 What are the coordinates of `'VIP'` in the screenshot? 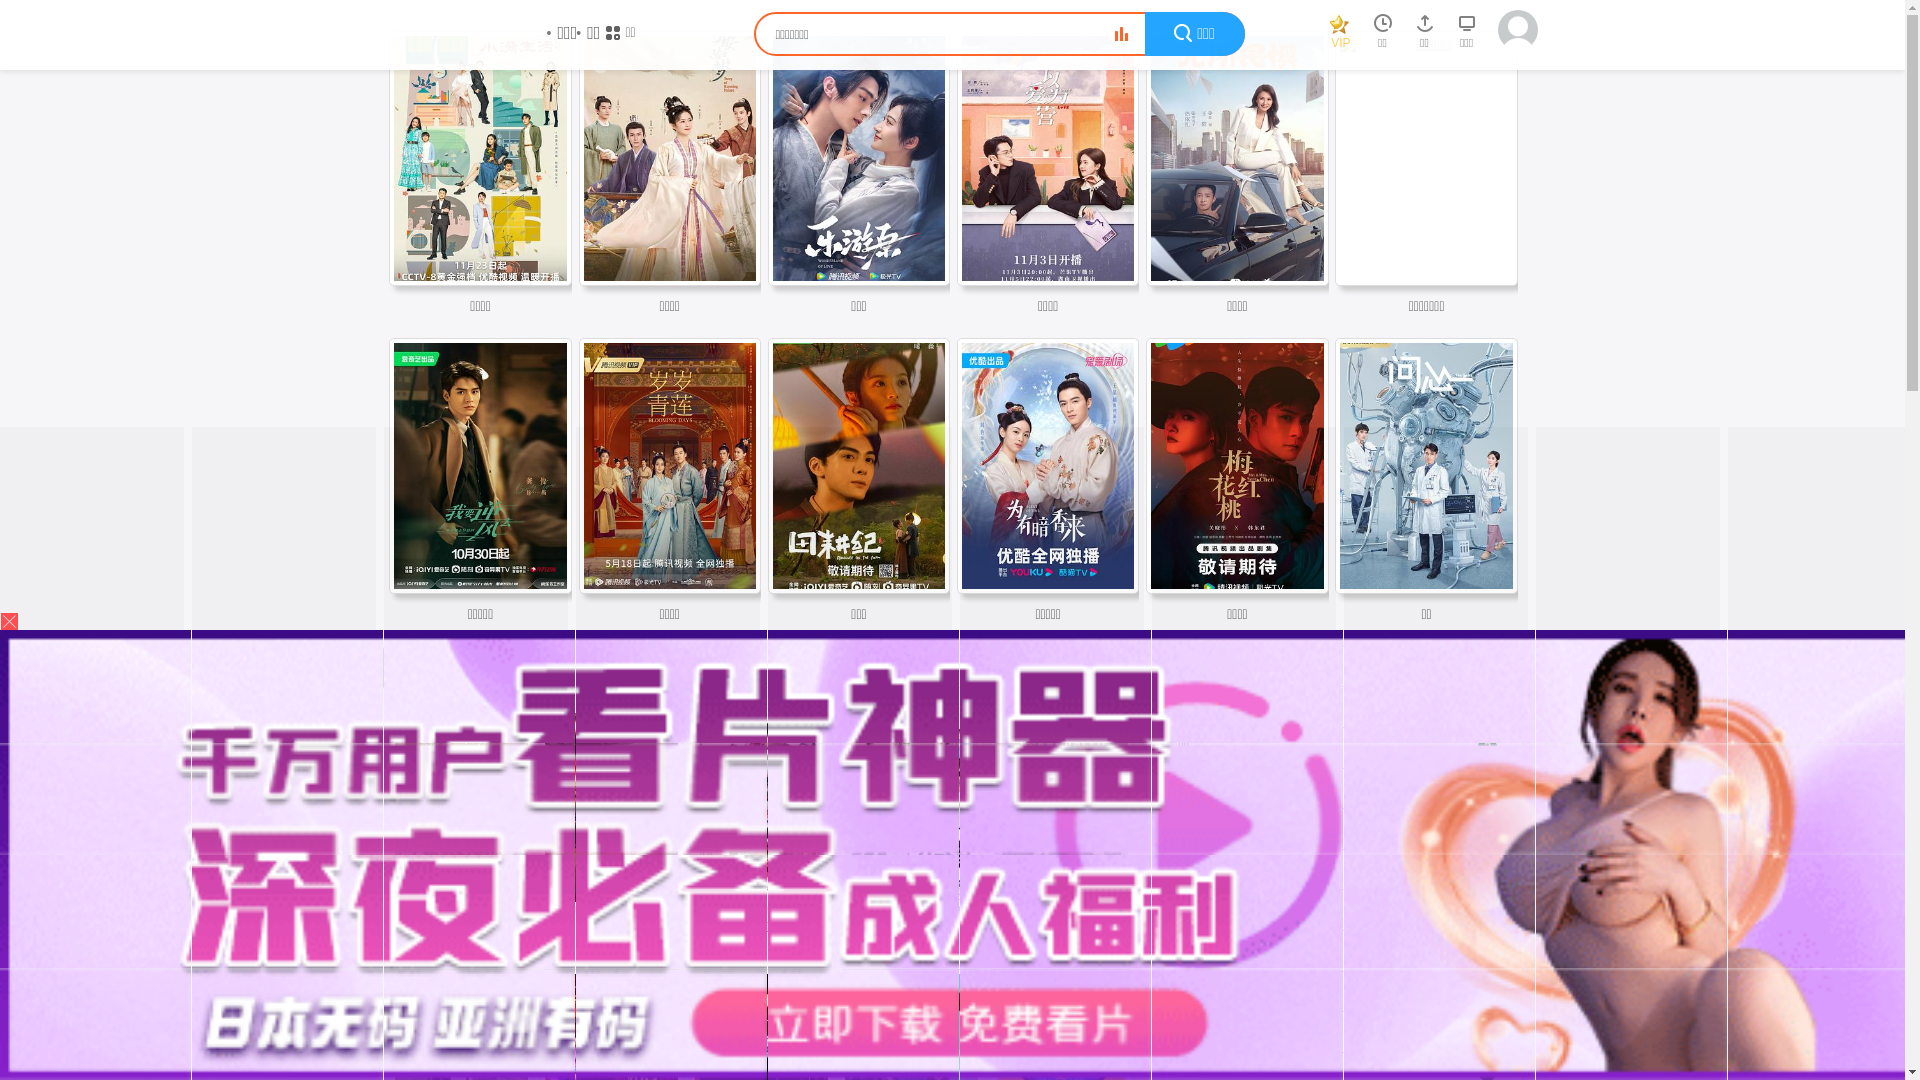 It's located at (1339, 35).